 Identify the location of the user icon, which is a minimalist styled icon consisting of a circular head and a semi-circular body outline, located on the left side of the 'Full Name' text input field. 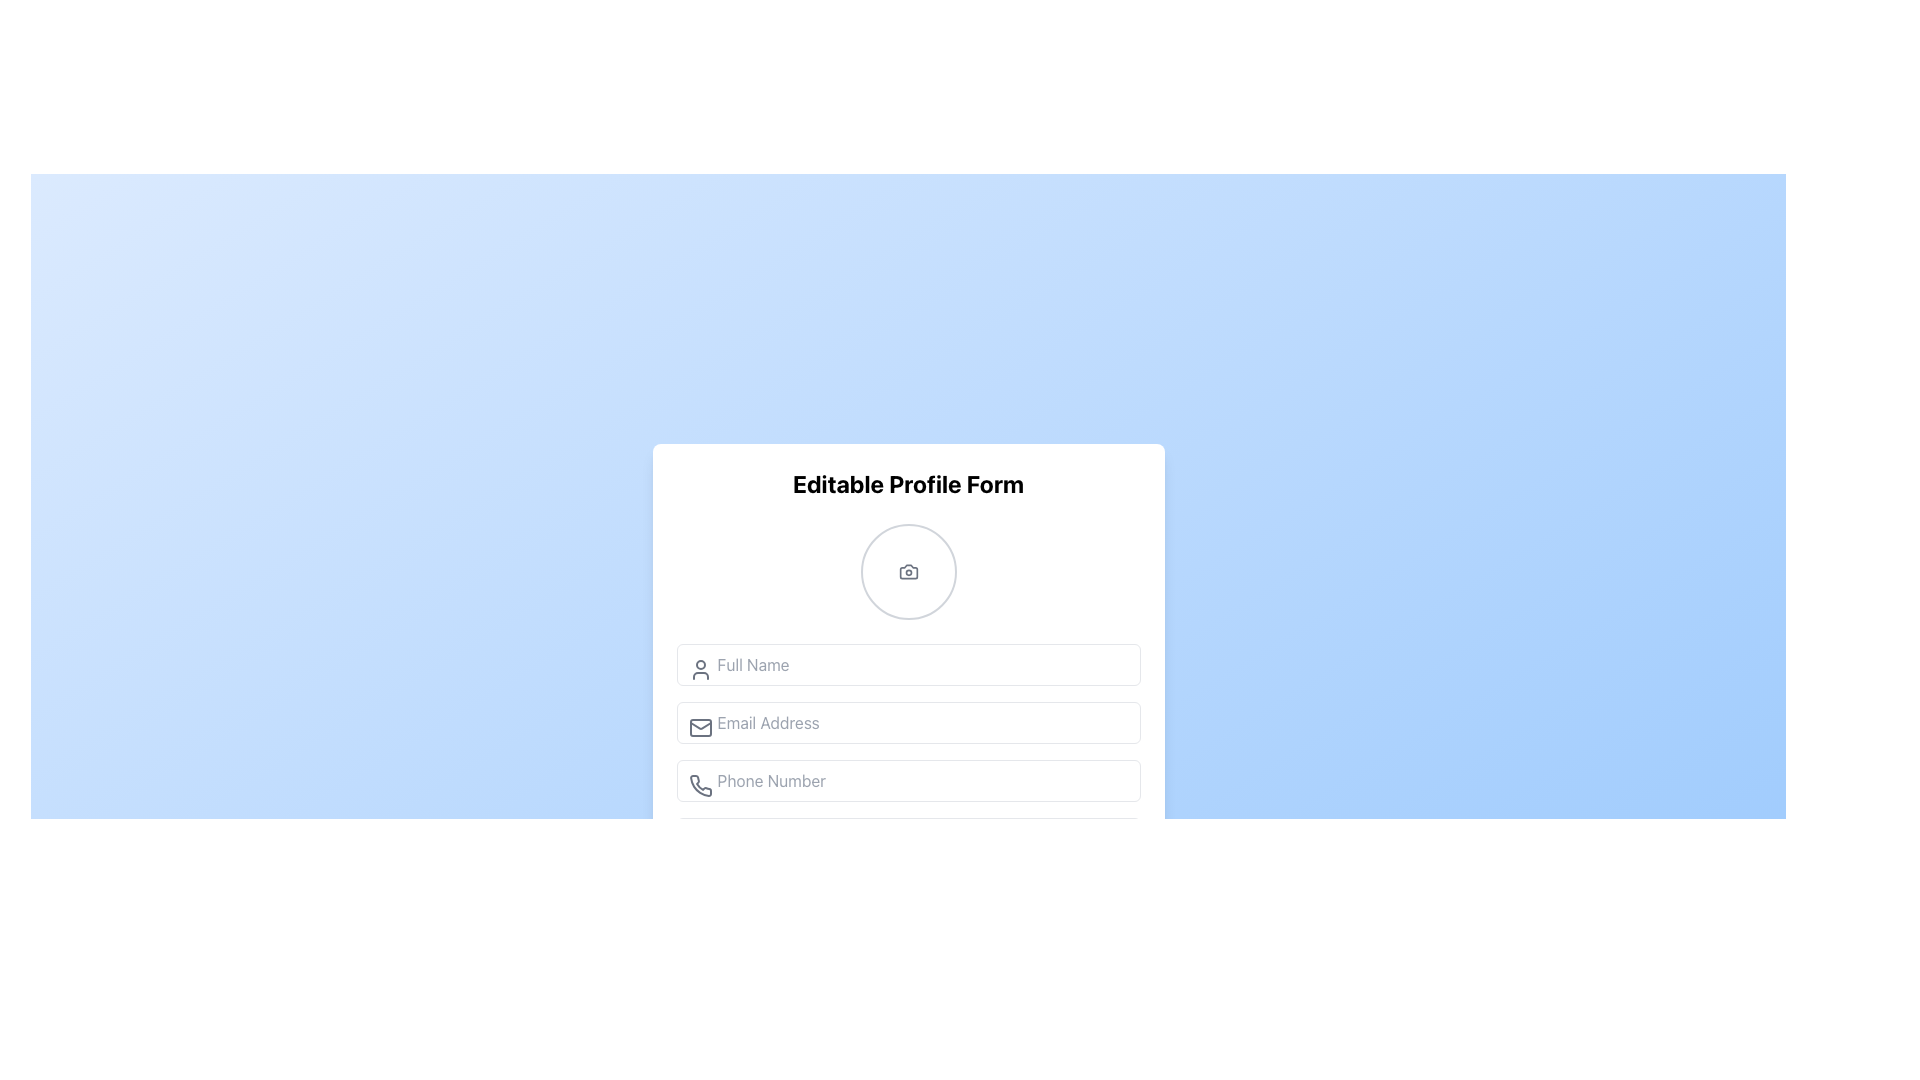
(700, 670).